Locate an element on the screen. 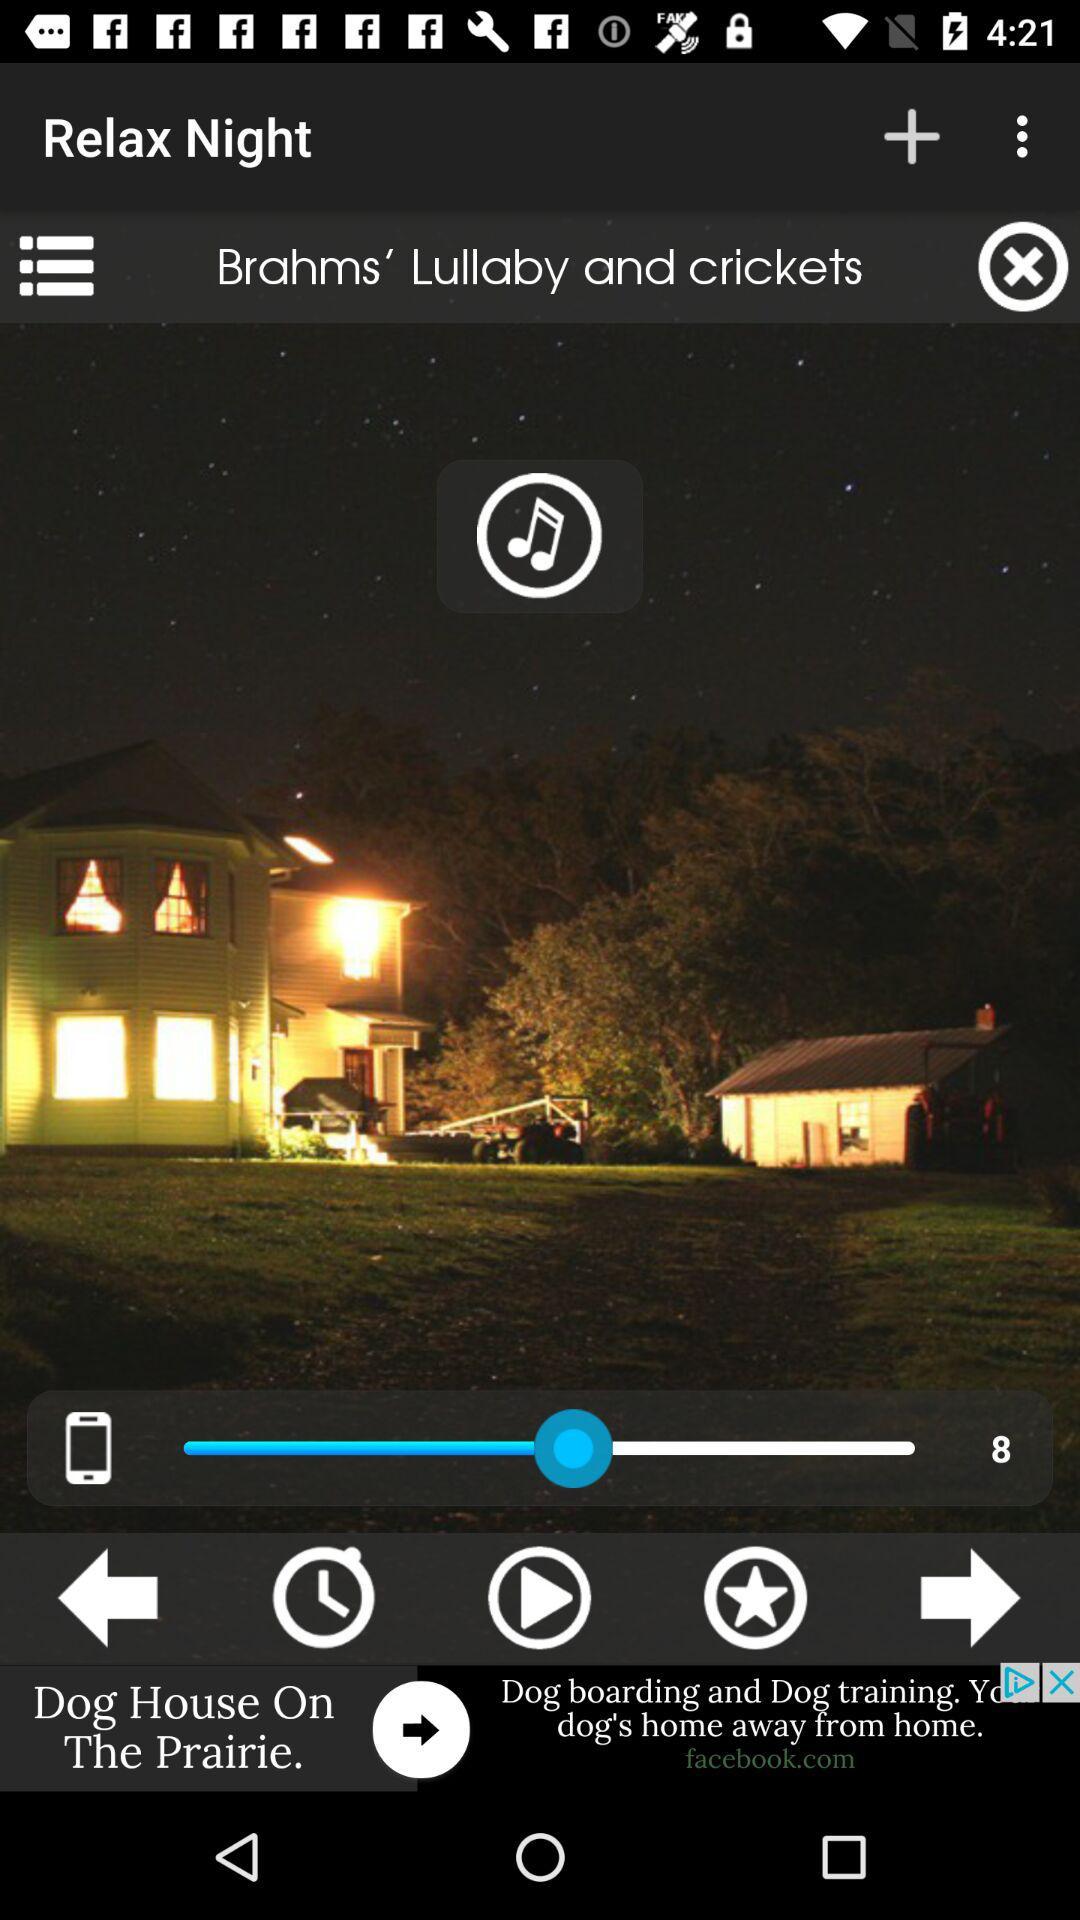 This screenshot has width=1080, height=1920. the list icon is located at coordinates (55, 265).